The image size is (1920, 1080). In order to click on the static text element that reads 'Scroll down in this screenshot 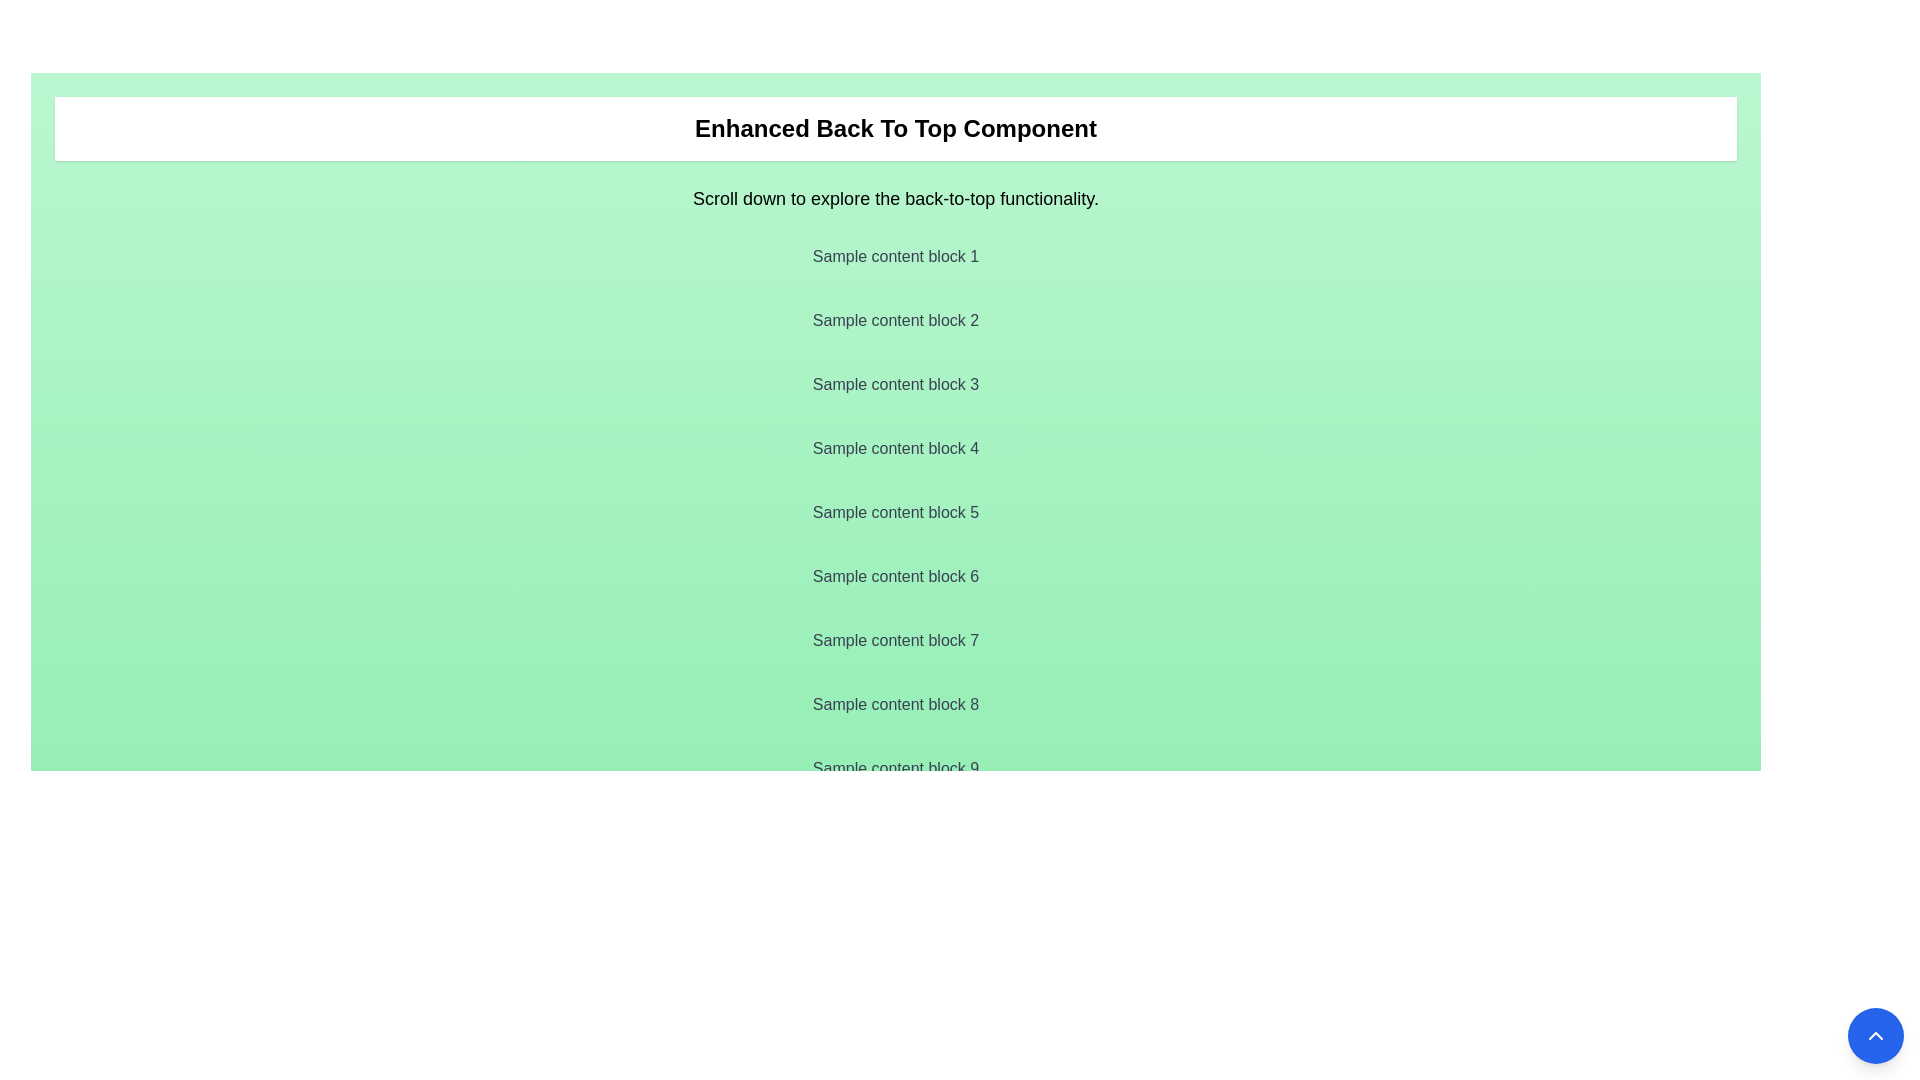, I will do `click(895, 199)`.